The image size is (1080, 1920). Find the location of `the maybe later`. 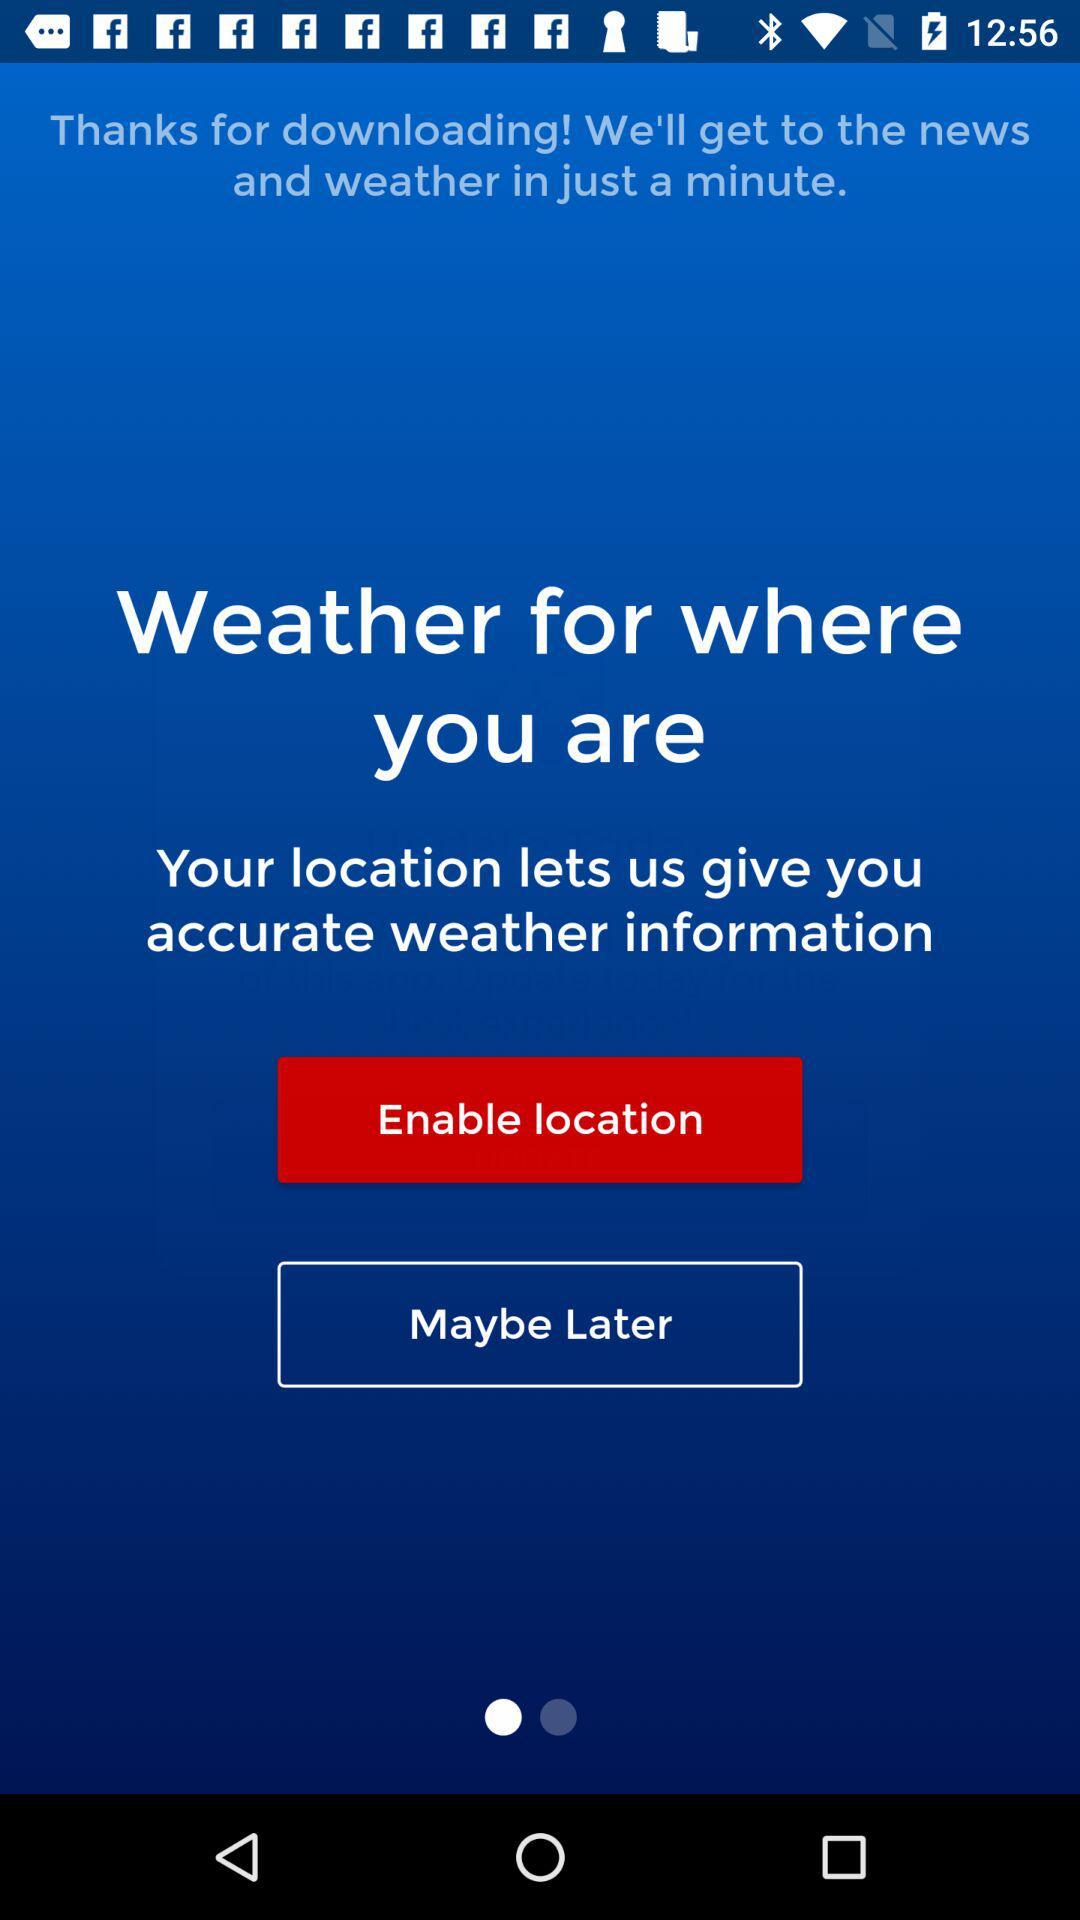

the maybe later is located at coordinates (540, 1324).